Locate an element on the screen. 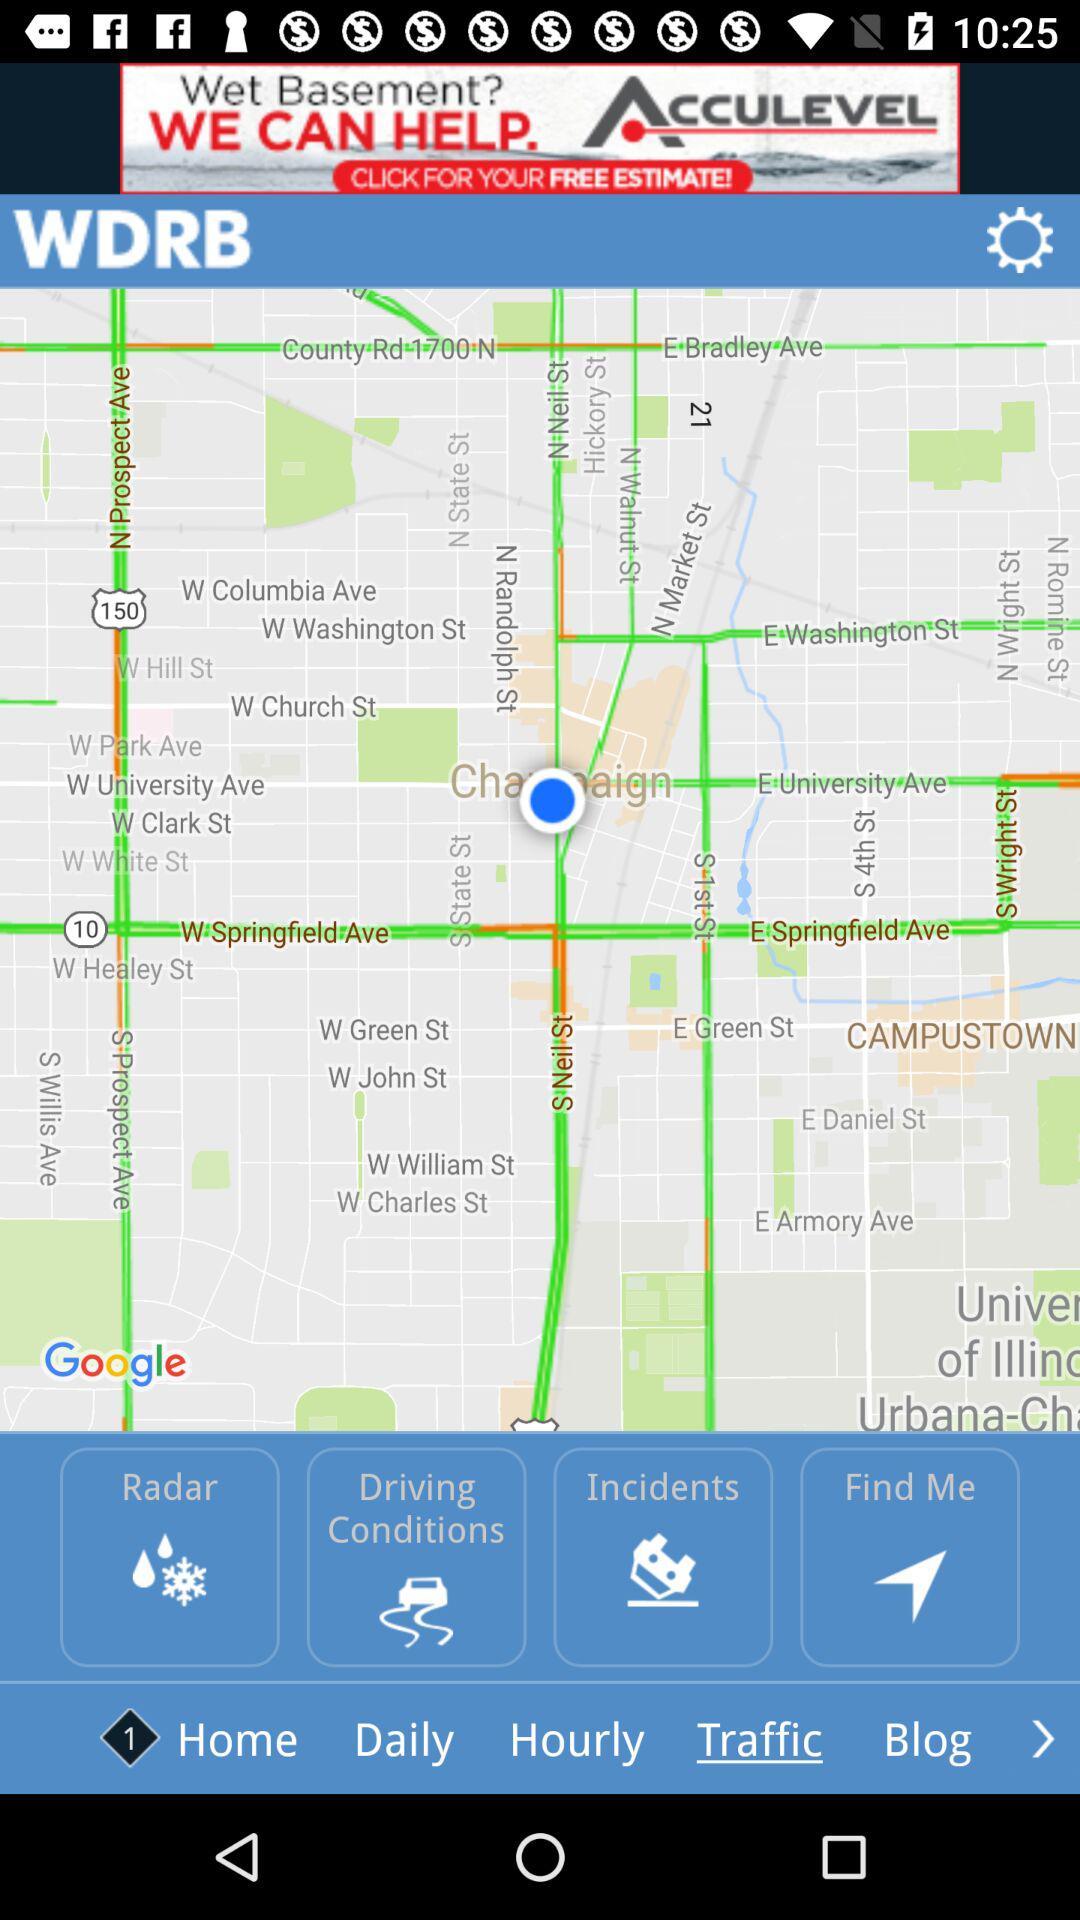  the menu icon is located at coordinates (131, 240).